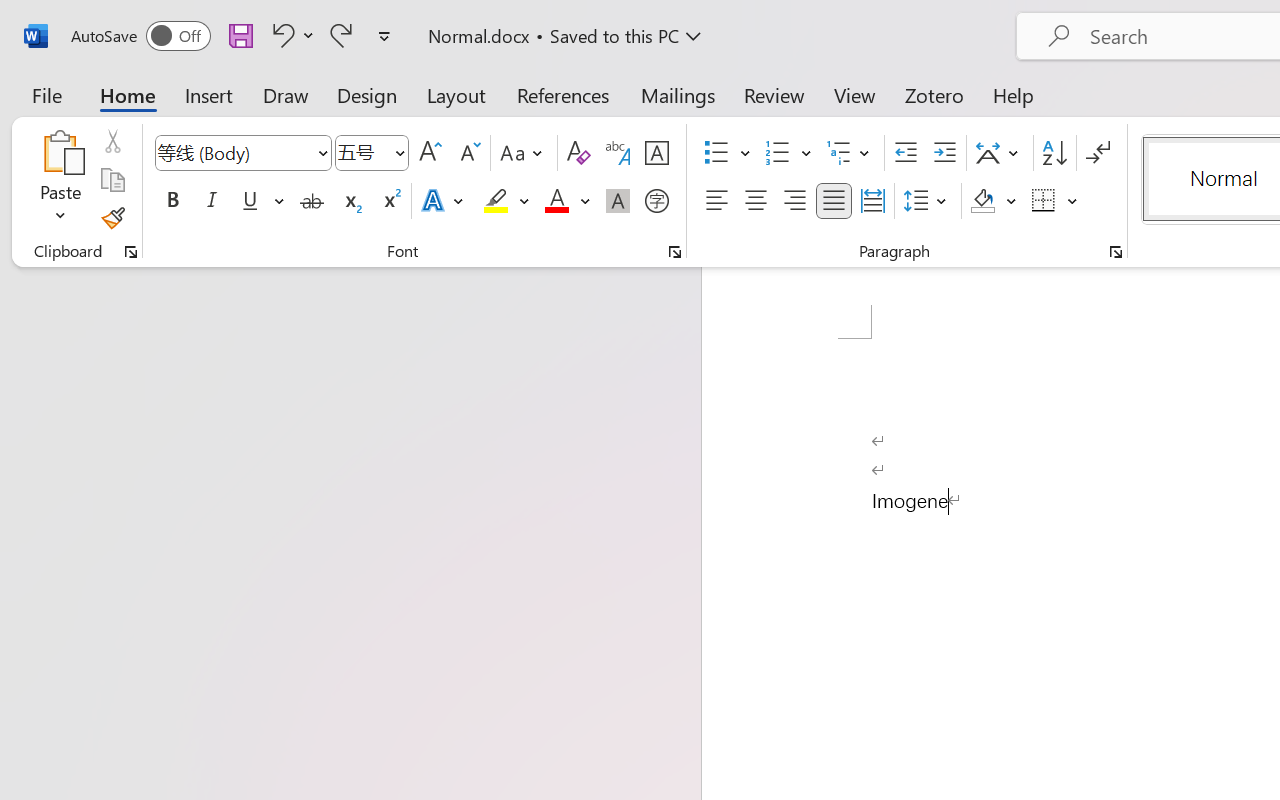 The height and width of the screenshot is (800, 1280). Describe the element at coordinates (467, 153) in the screenshot. I see `'Shrink Font'` at that location.